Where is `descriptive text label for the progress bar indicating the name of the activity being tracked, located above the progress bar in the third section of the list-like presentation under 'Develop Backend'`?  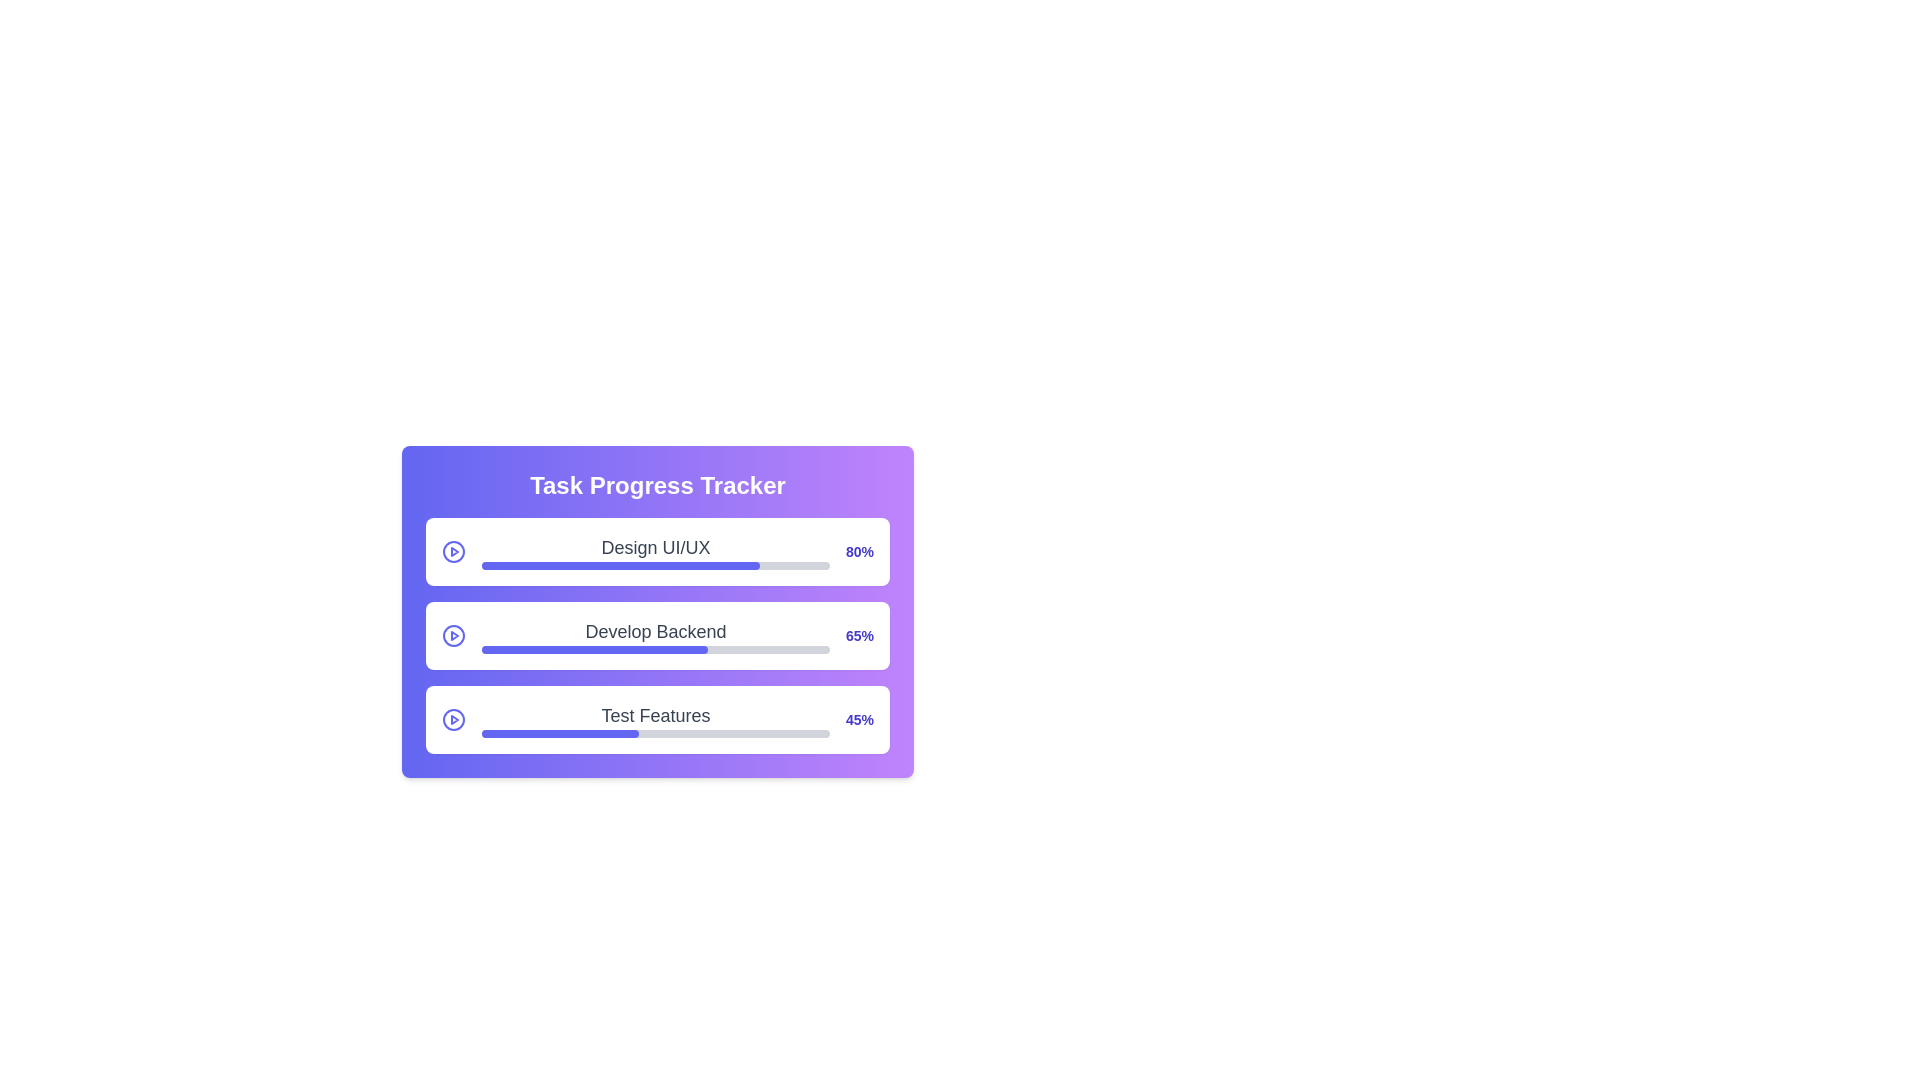
descriptive text label for the progress bar indicating the name of the activity being tracked, located above the progress bar in the third section of the list-like presentation under 'Develop Backend' is located at coordinates (656, 715).